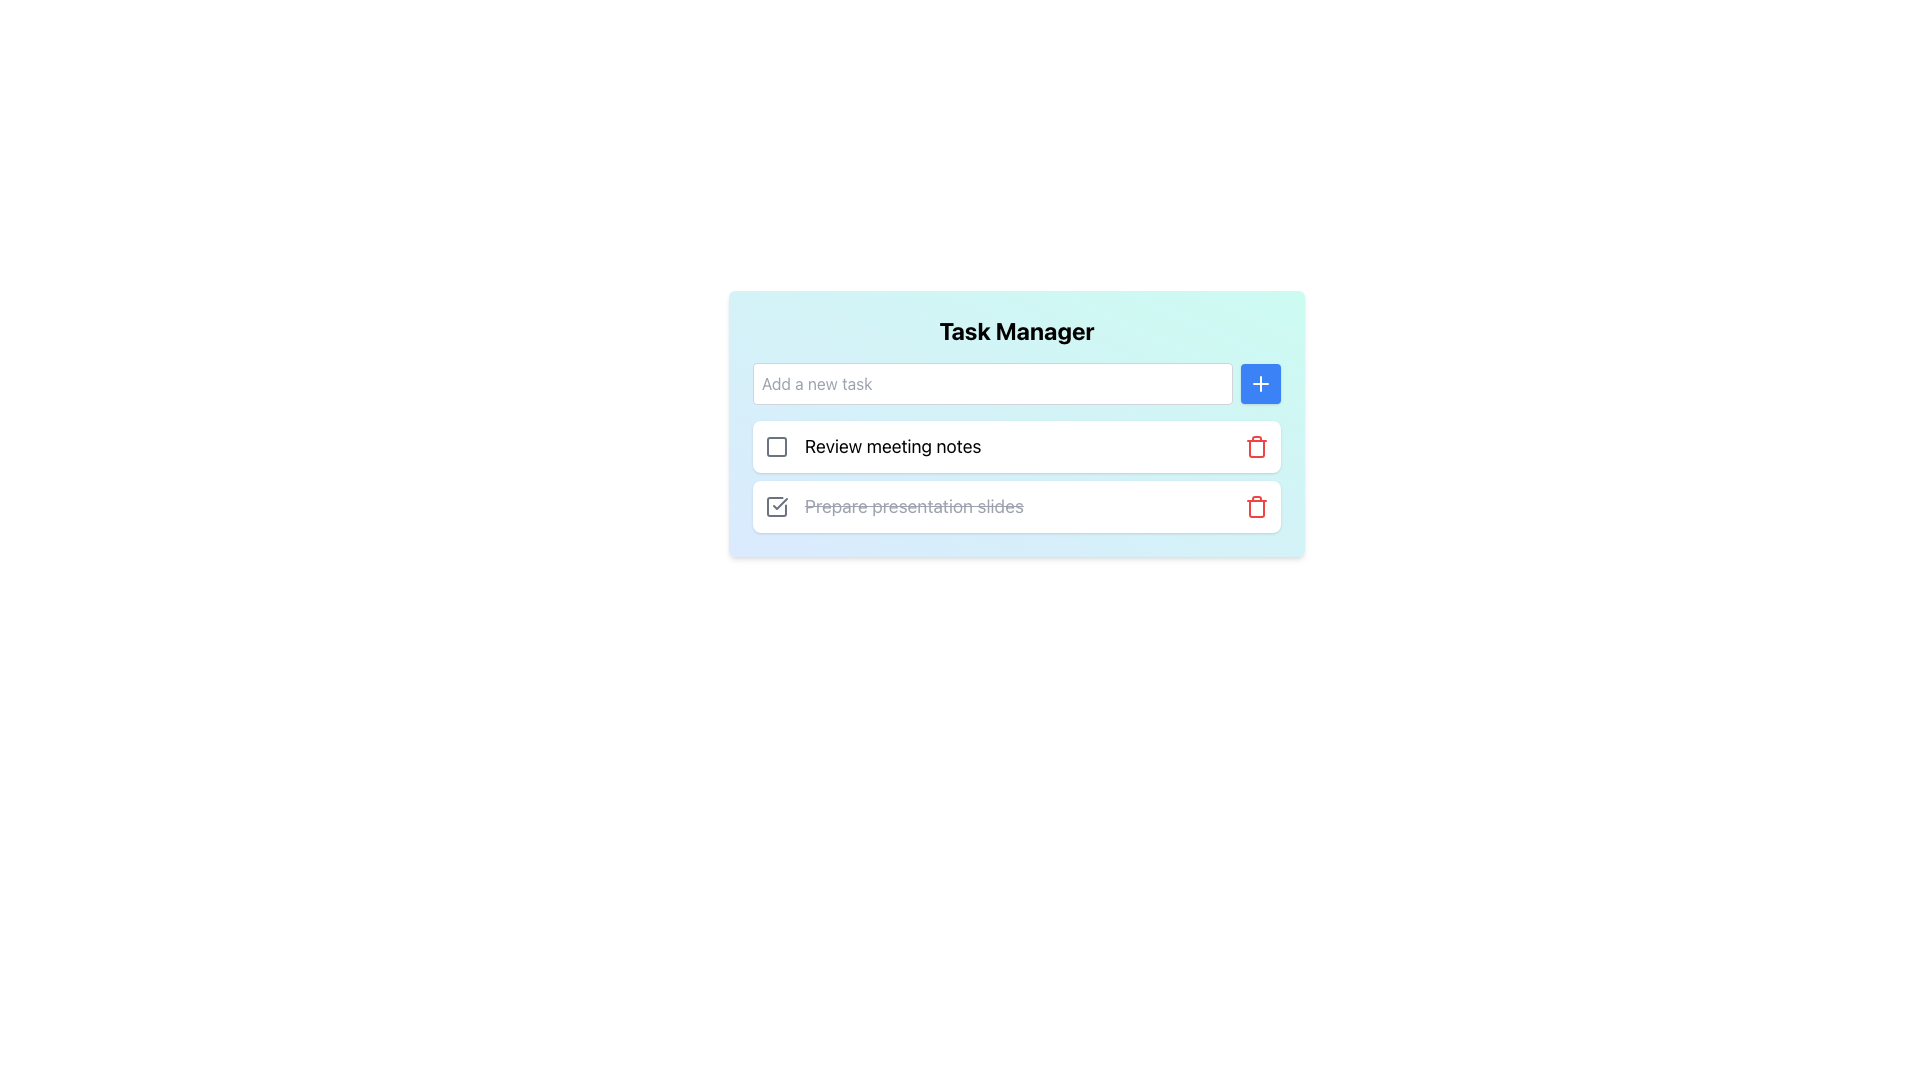 The width and height of the screenshot is (1920, 1080). What do you see at coordinates (776, 446) in the screenshot?
I see `the interactive toggle button to mark the task 'Review meeting notes' as completed` at bounding box center [776, 446].